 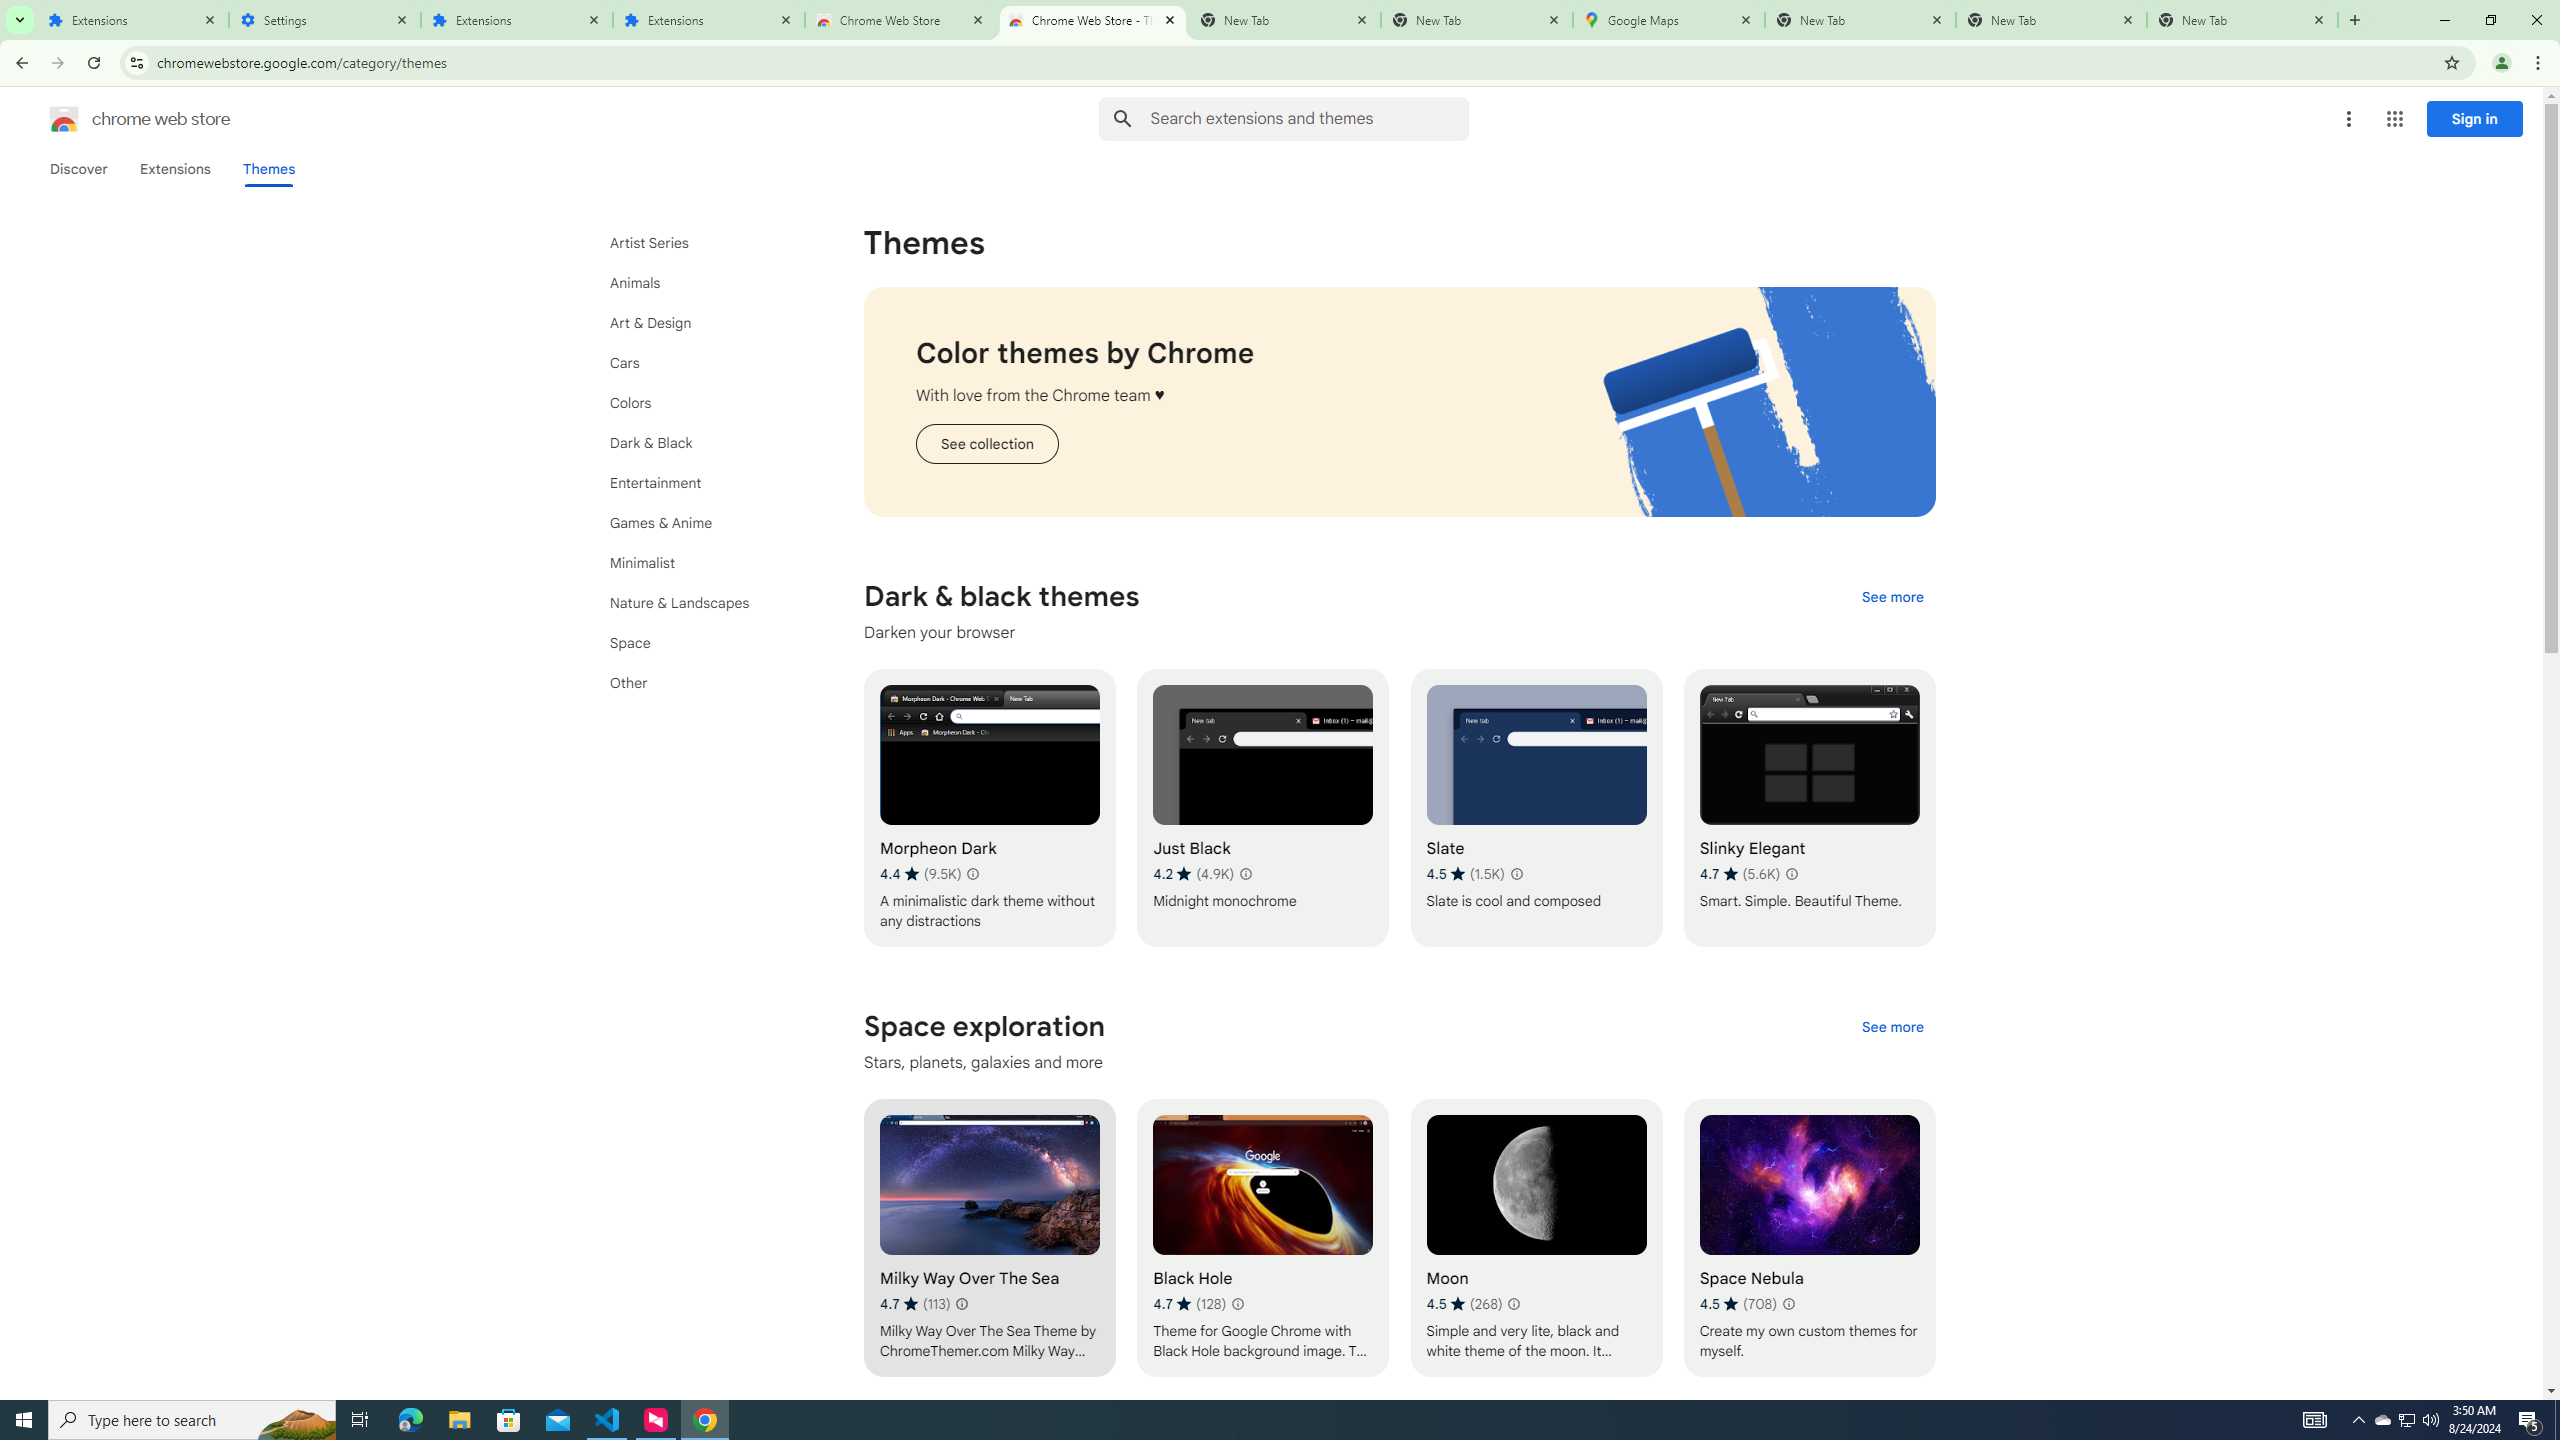 What do you see at coordinates (701, 681) in the screenshot?
I see `'Other'` at bounding box center [701, 681].